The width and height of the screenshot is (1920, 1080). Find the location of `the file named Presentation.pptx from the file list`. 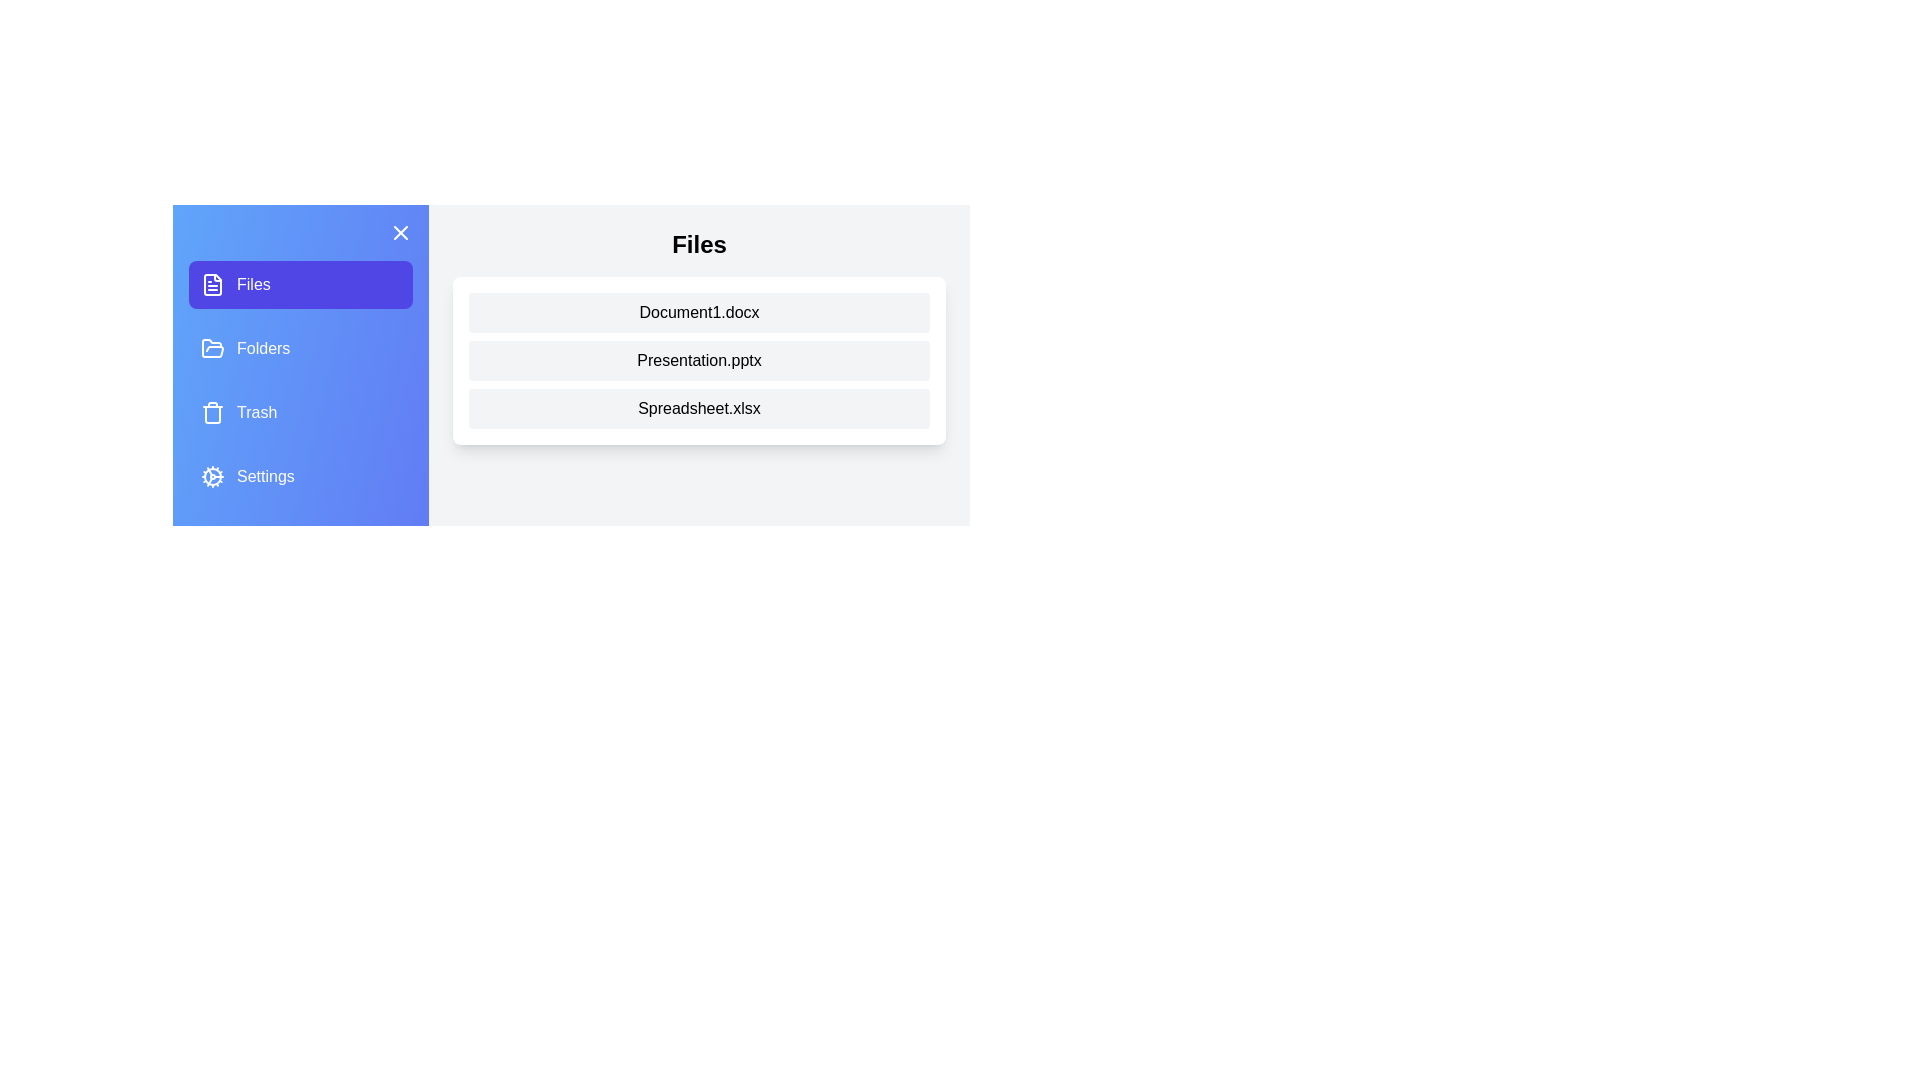

the file named Presentation.pptx from the file list is located at coordinates (699, 361).